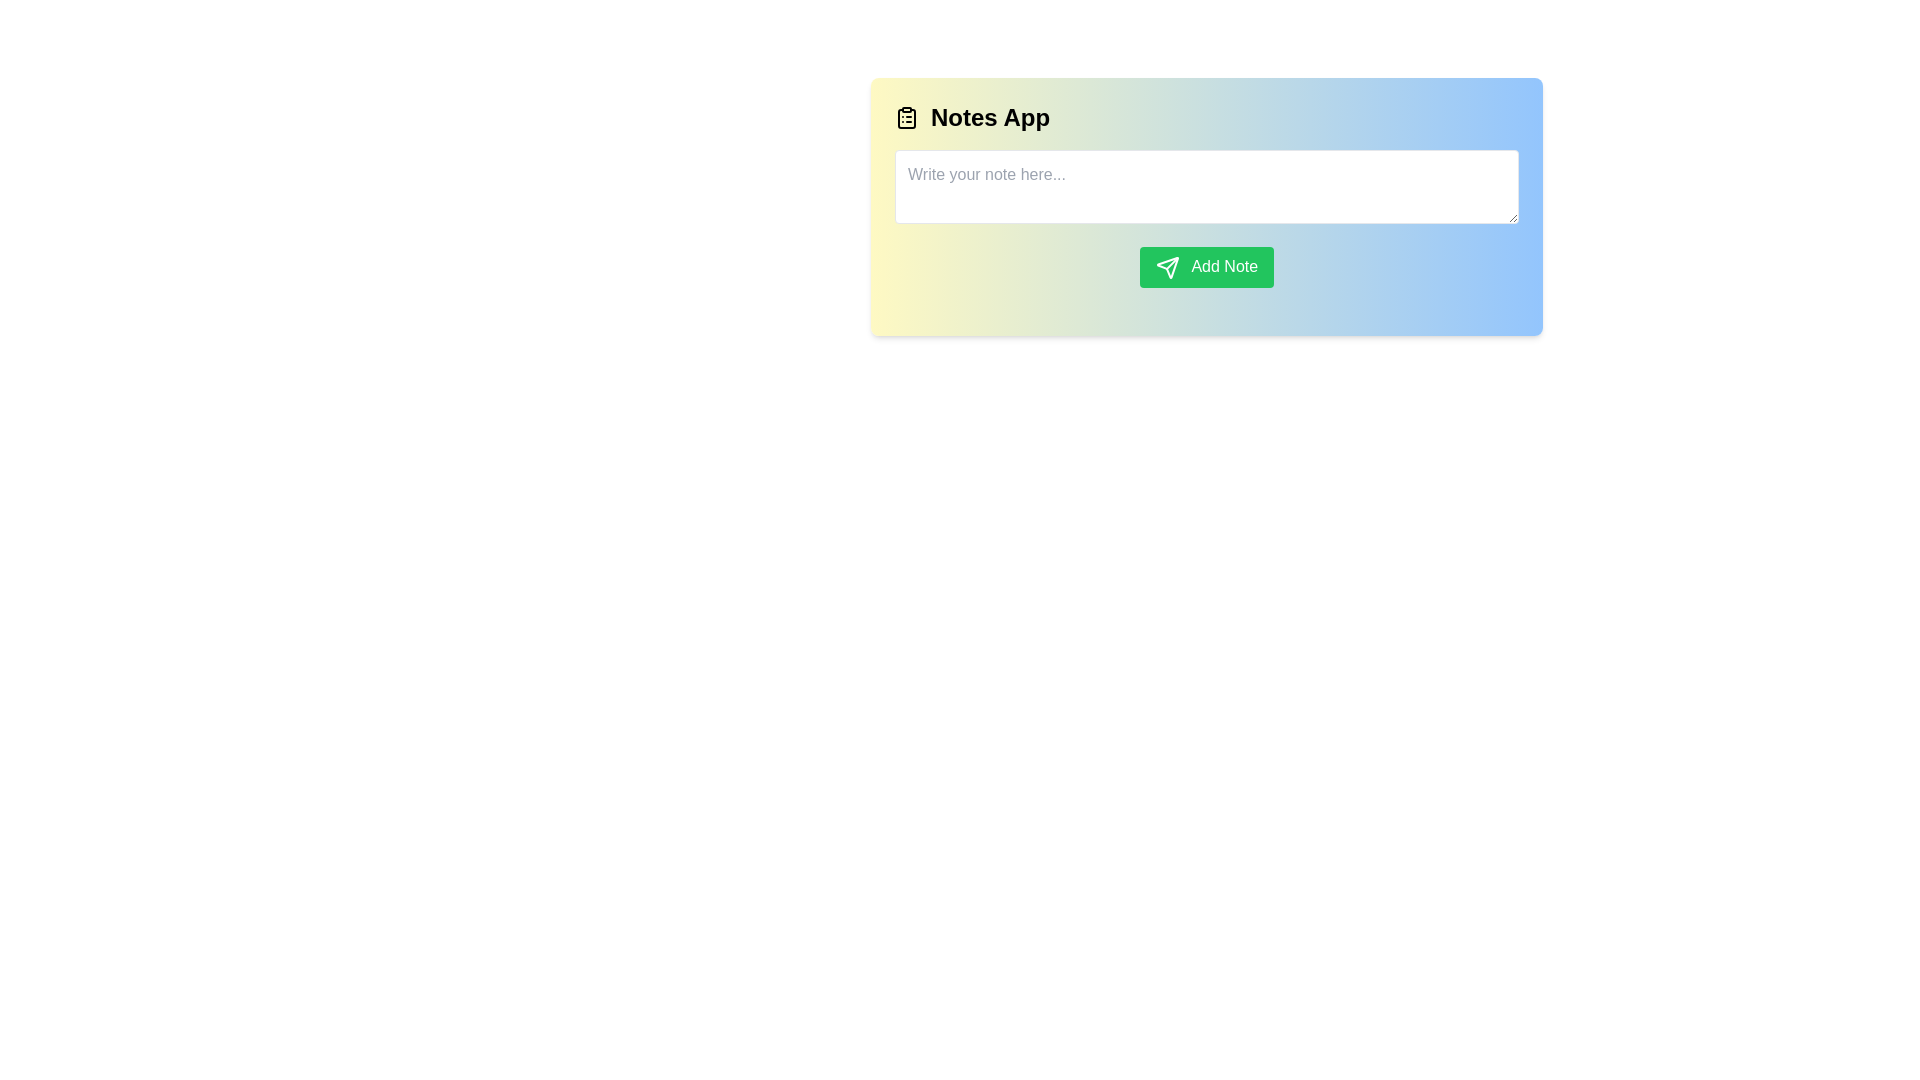 Image resolution: width=1920 pixels, height=1080 pixels. I want to click on the clipboard icon with a list, located to the left of the 'Notes App' text, so click(906, 118).